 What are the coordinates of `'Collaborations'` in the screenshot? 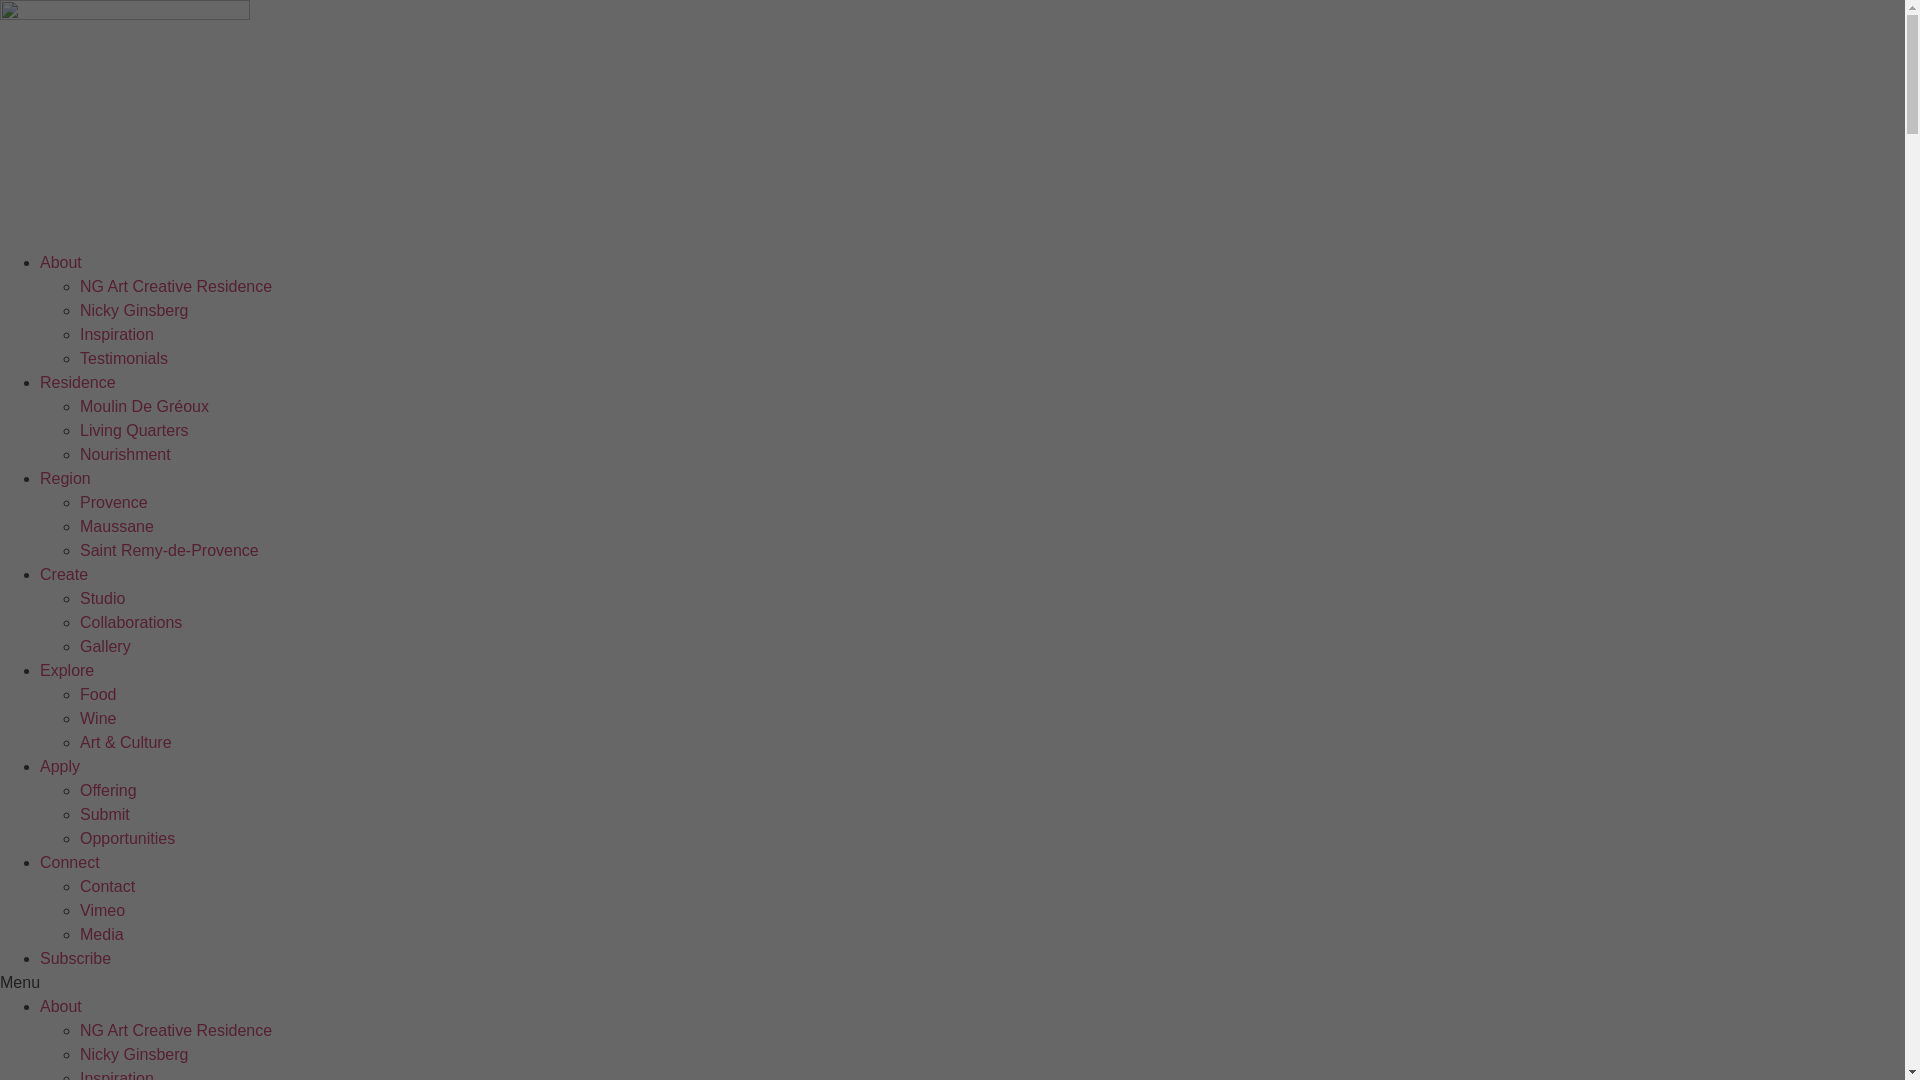 It's located at (129, 621).